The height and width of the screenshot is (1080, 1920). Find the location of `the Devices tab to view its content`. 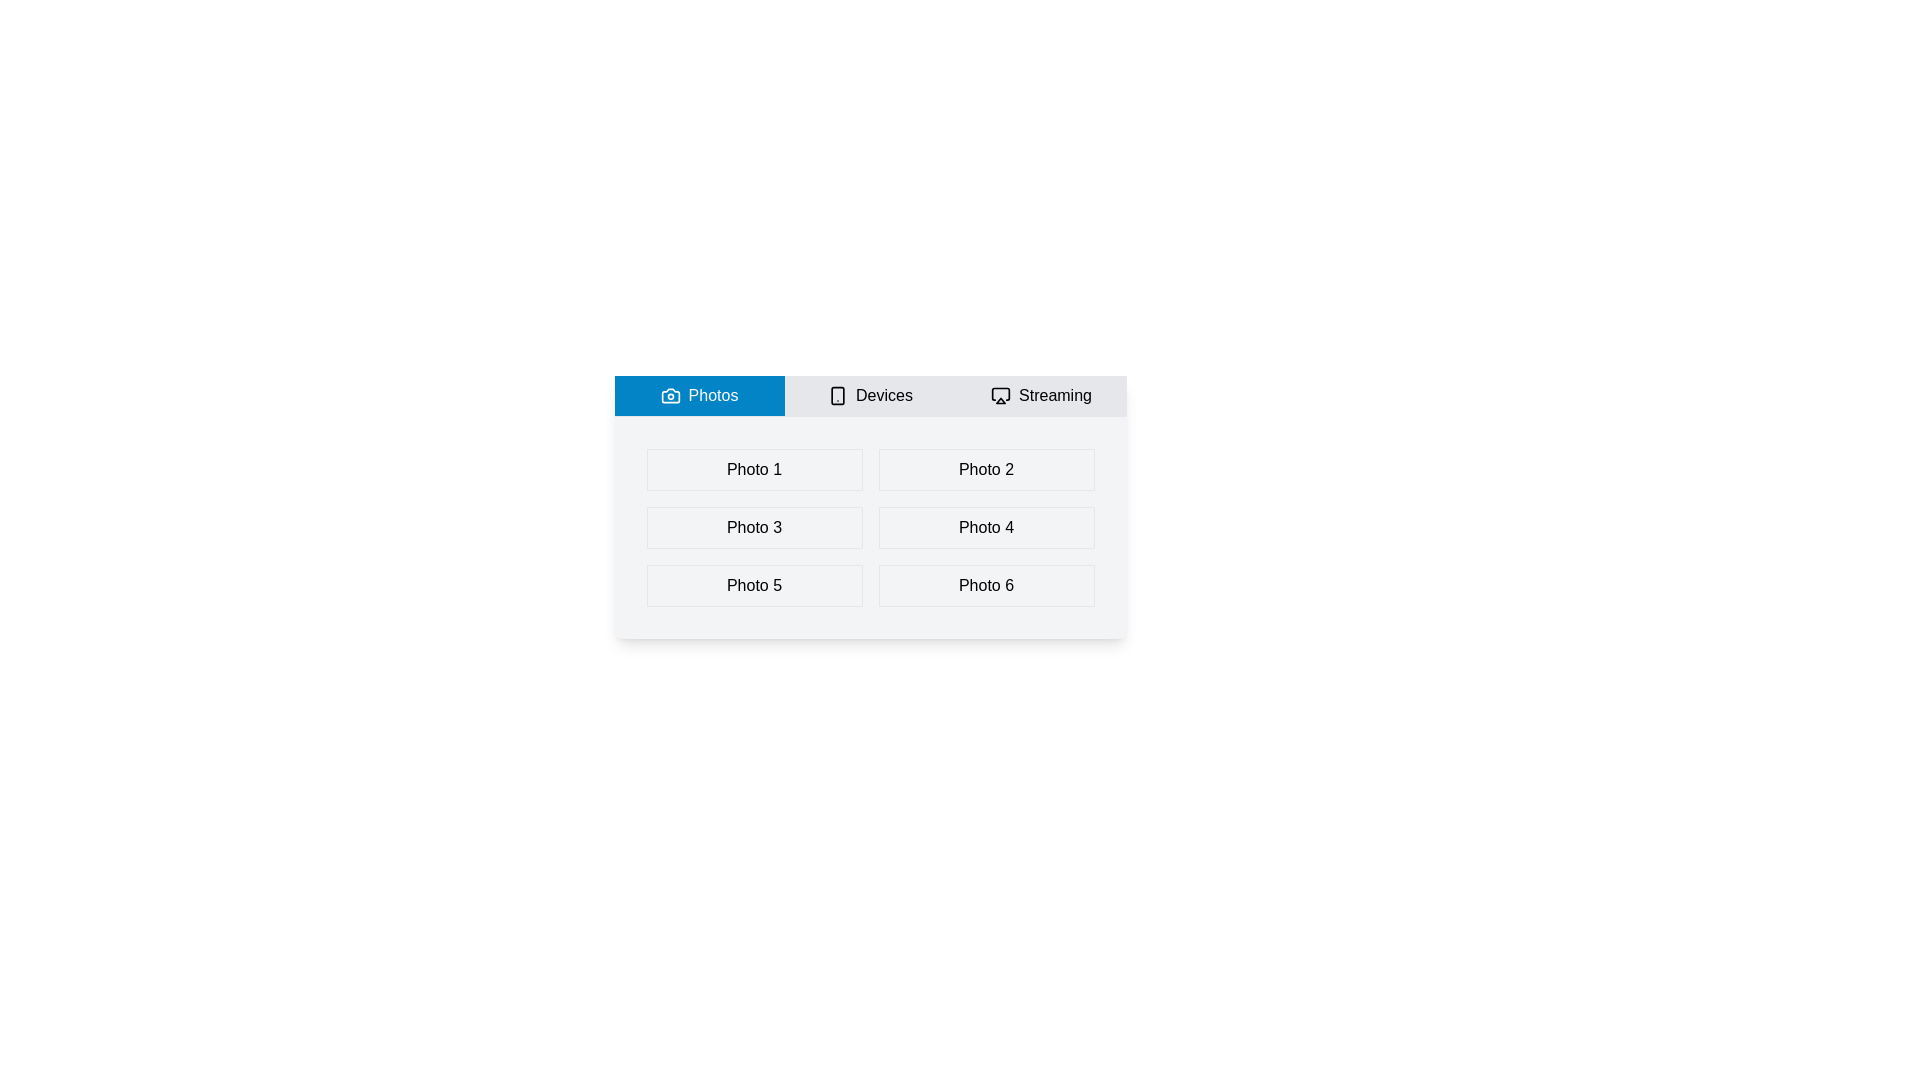

the Devices tab to view its content is located at coordinates (870, 396).